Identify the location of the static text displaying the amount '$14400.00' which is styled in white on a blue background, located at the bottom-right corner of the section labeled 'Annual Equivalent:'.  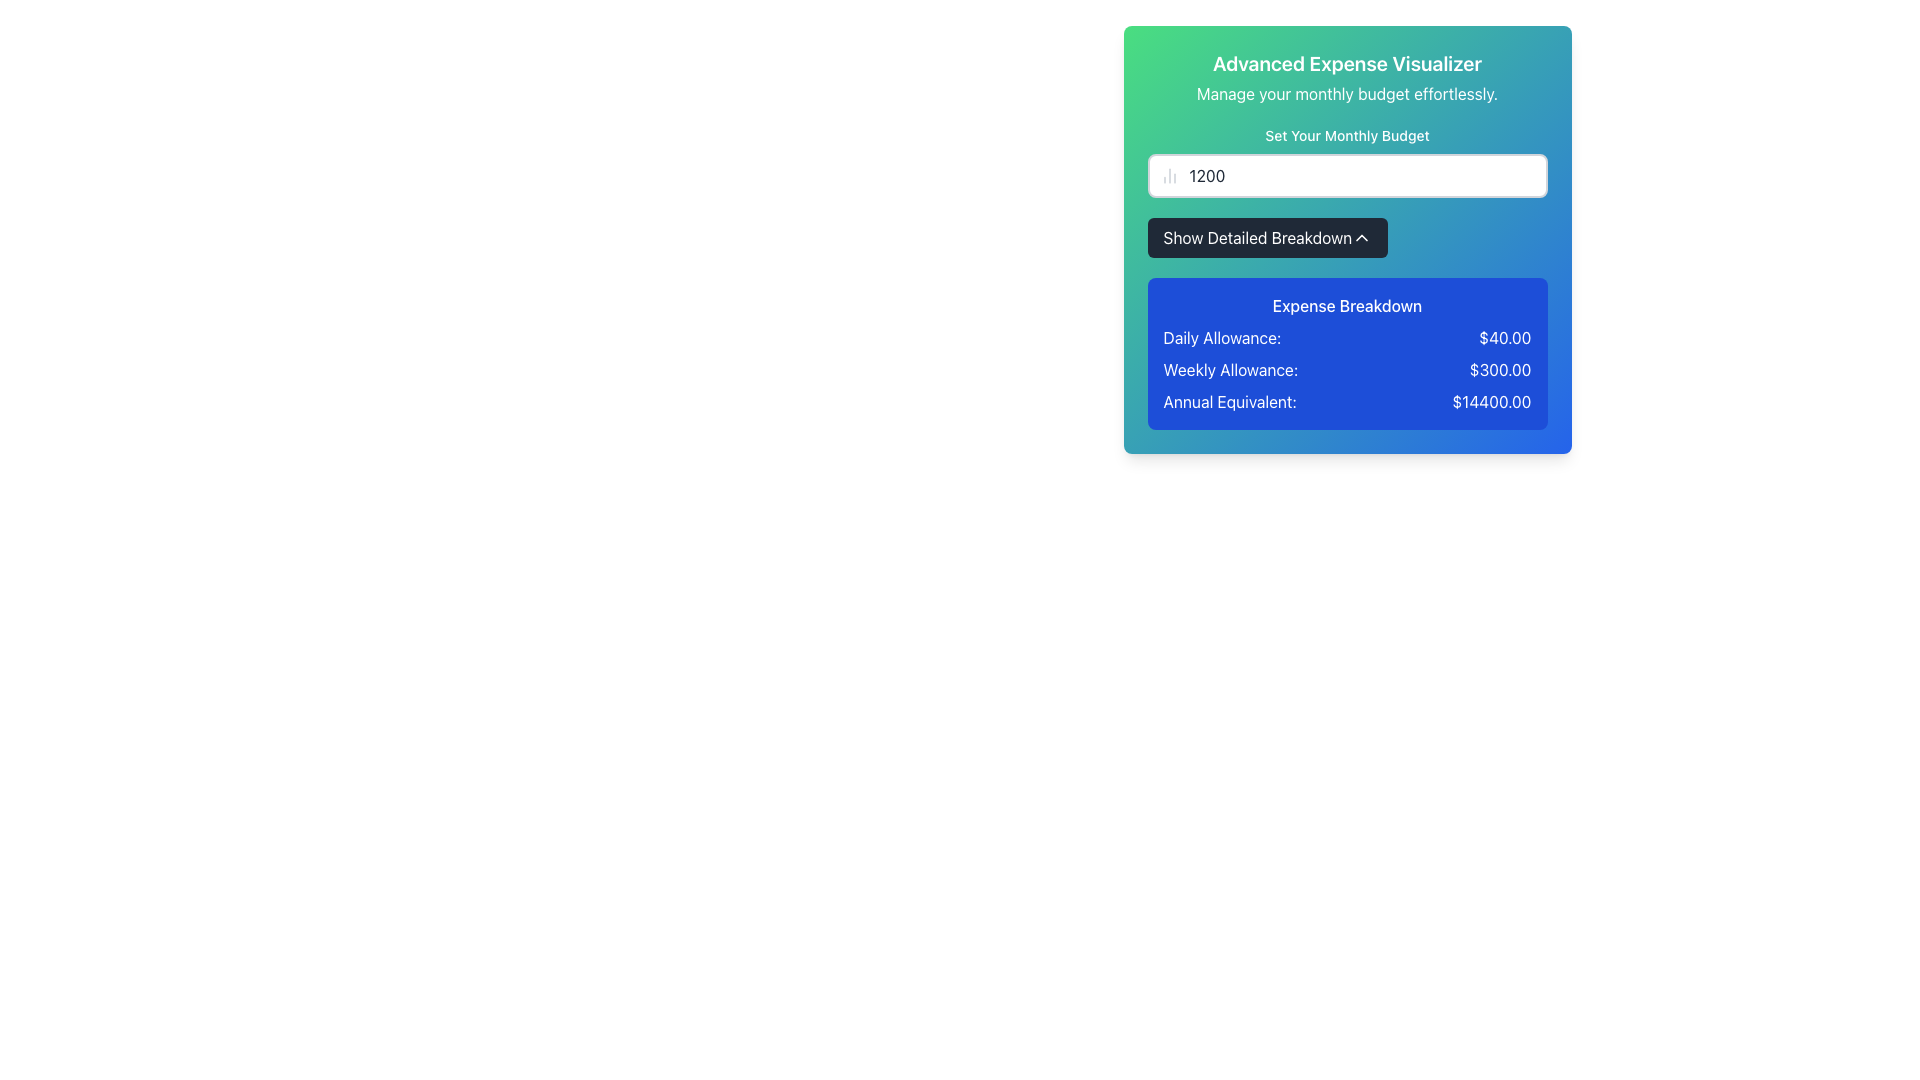
(1492, 401).